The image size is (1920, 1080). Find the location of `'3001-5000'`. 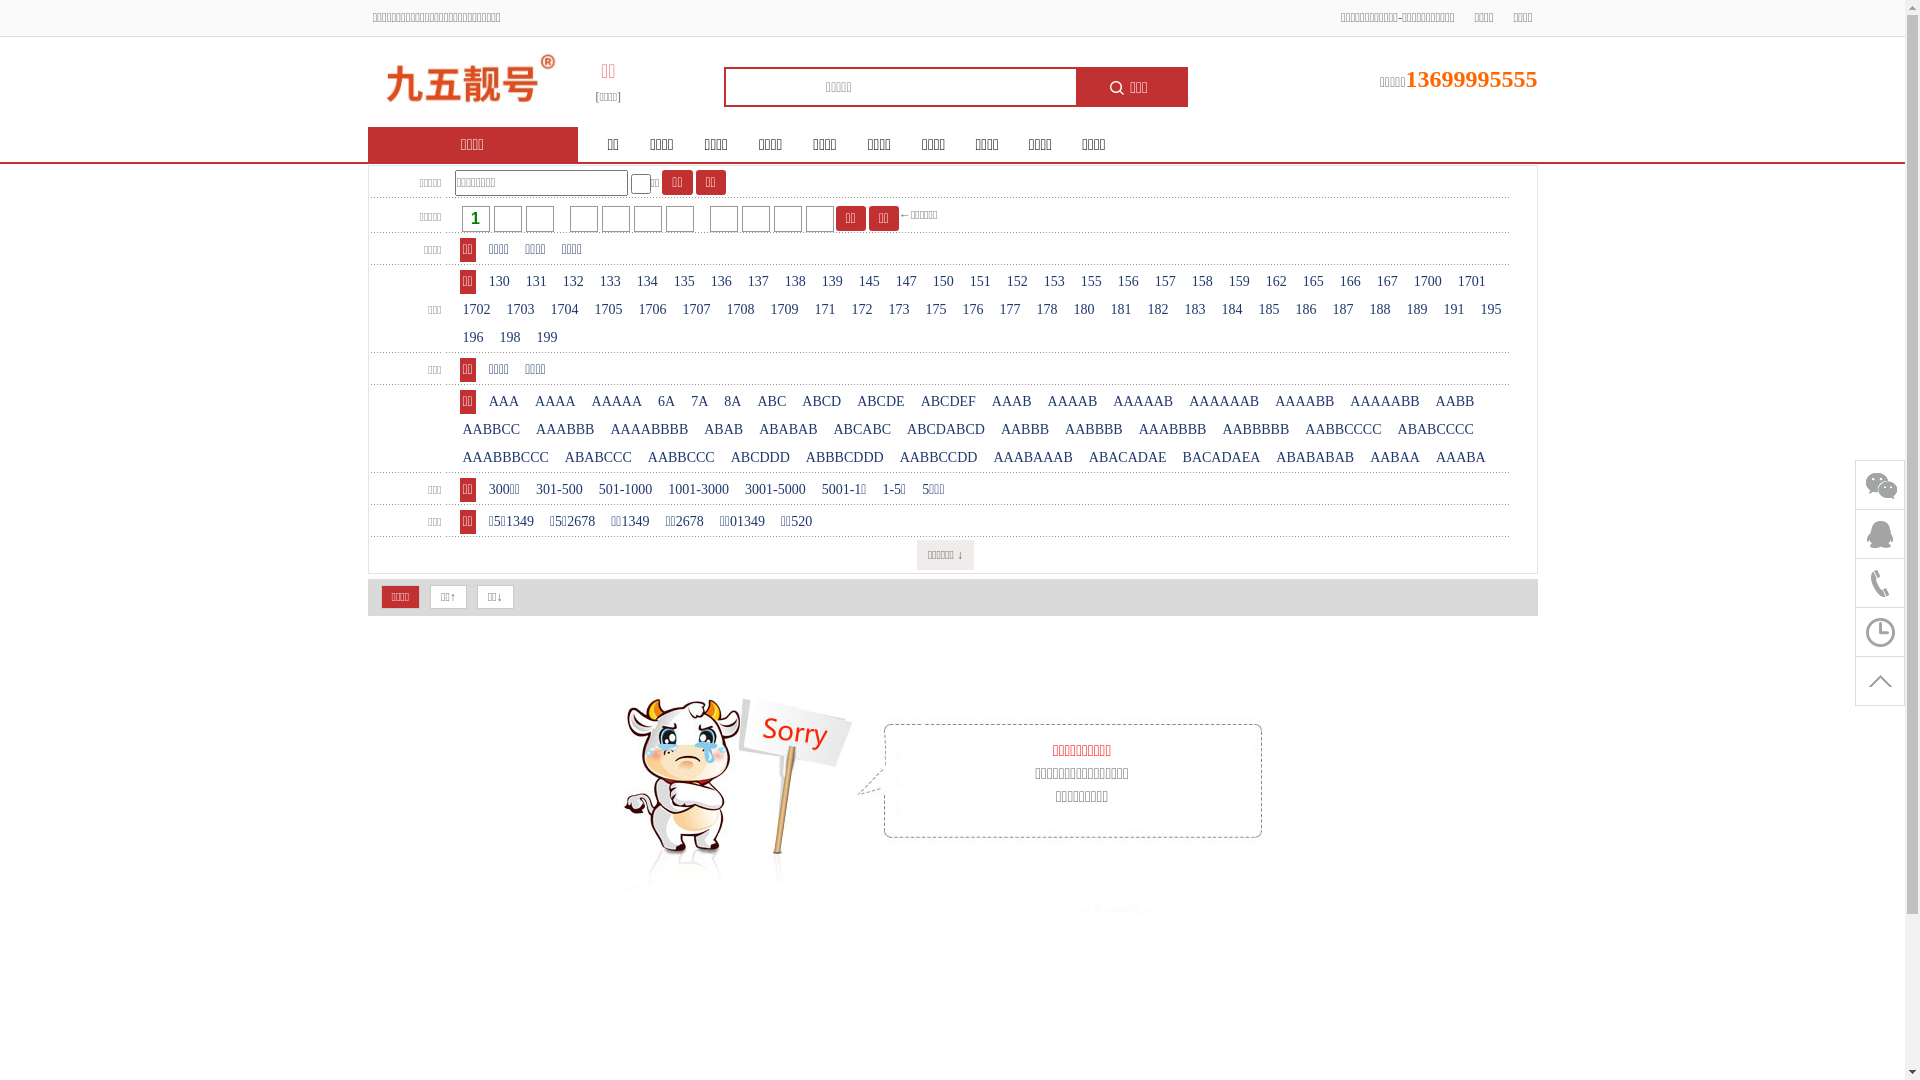

'3001-5000' is located at coordinates (774, 489).